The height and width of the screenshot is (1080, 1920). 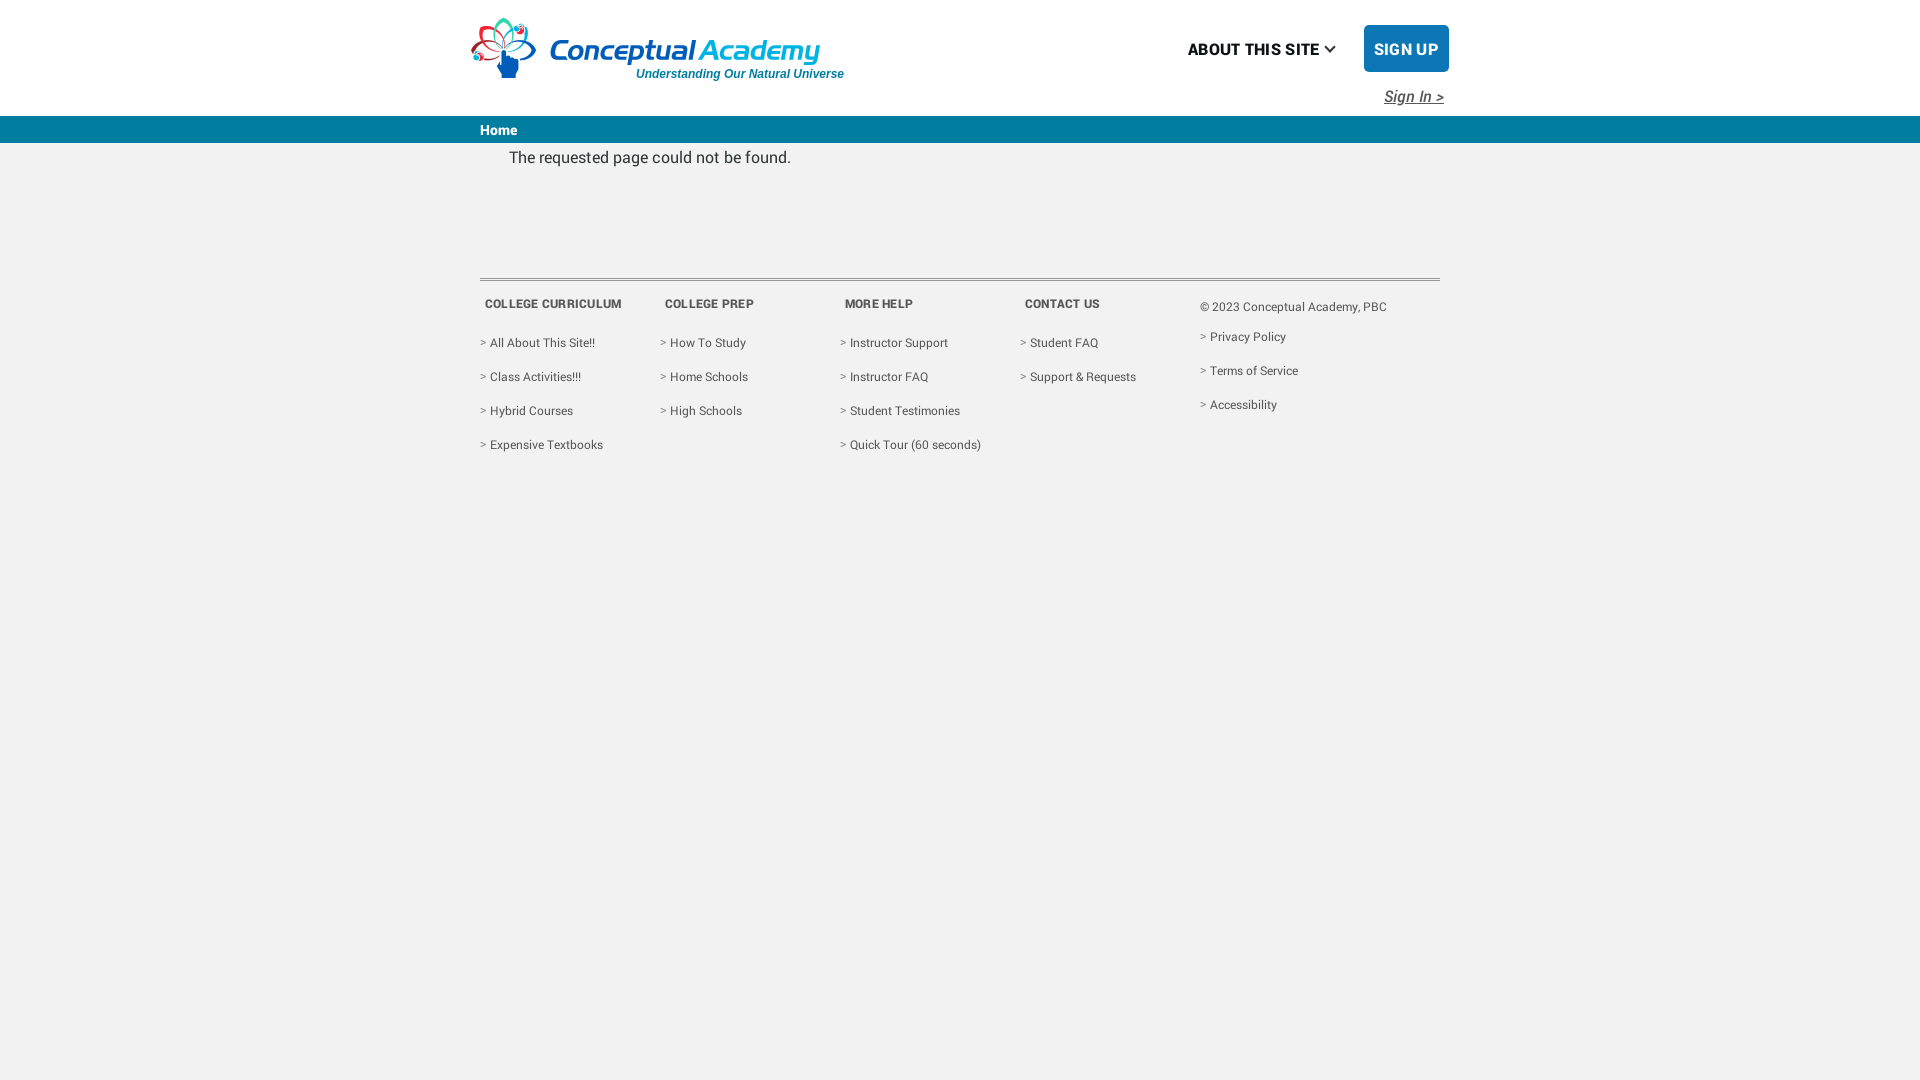 I want to click on 'Privacy Policy', so click(x=1247, y=334).